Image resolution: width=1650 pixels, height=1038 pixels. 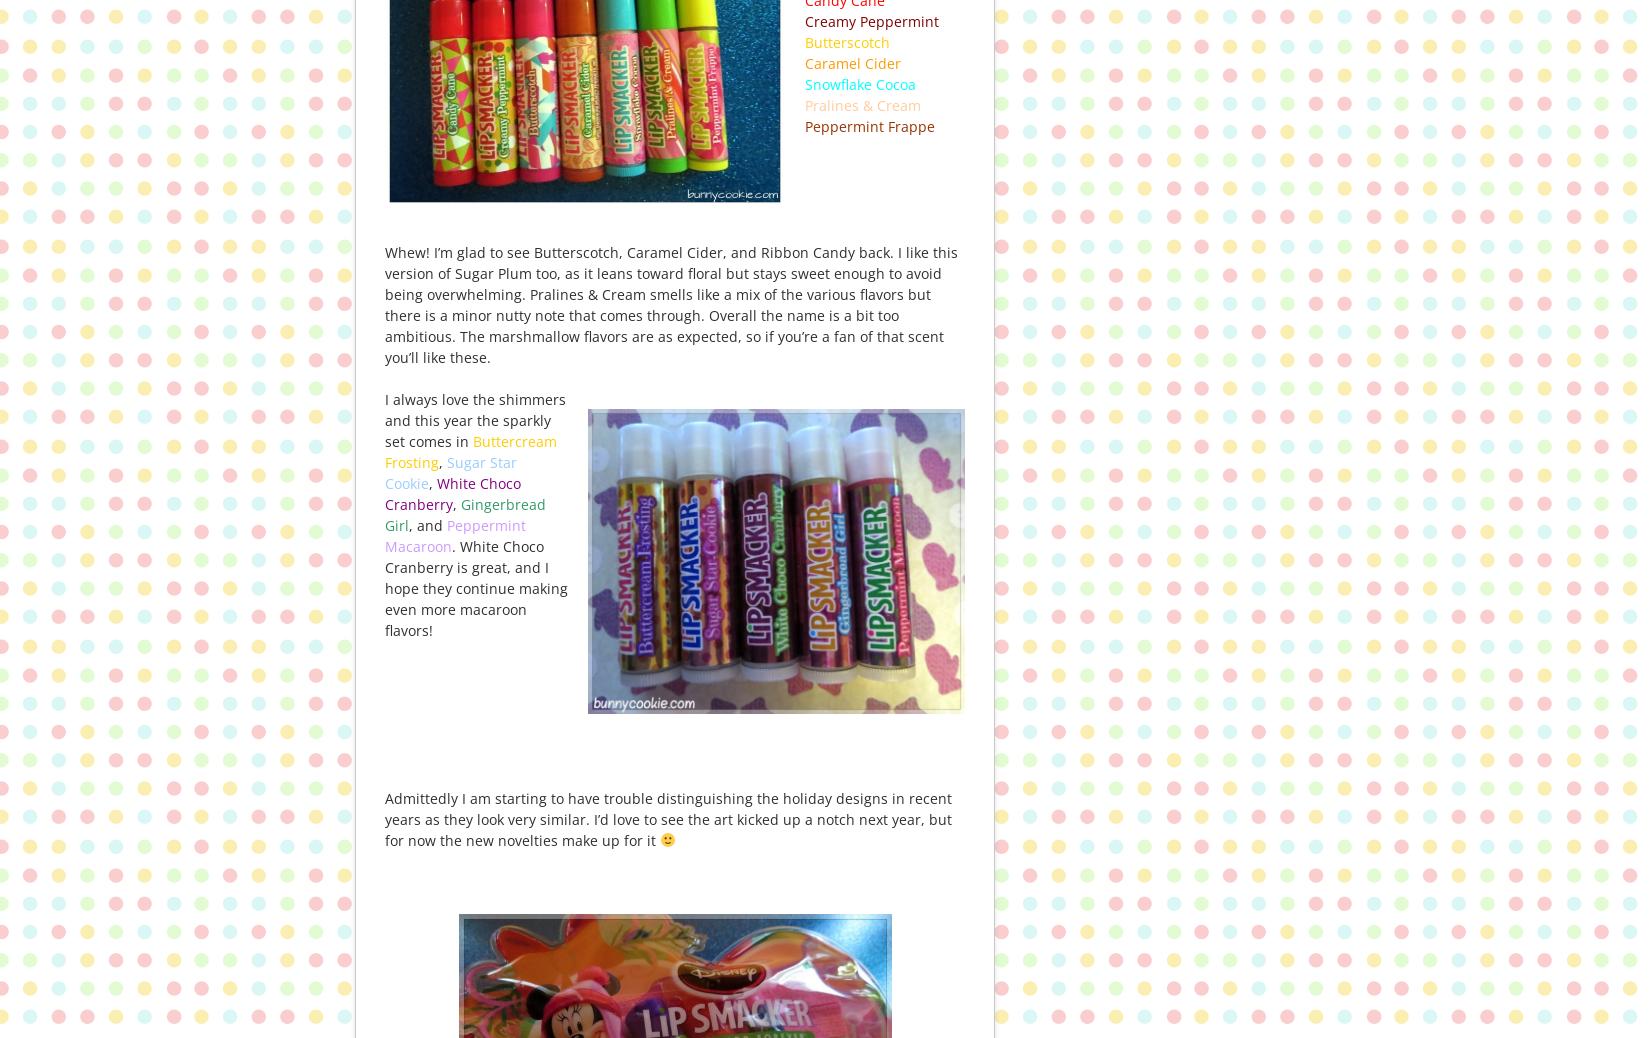 What do you see at coordinates (870, 124) in the screenshot?
I see `'Peppermint Frappe'` at bounding box center [870, 124].